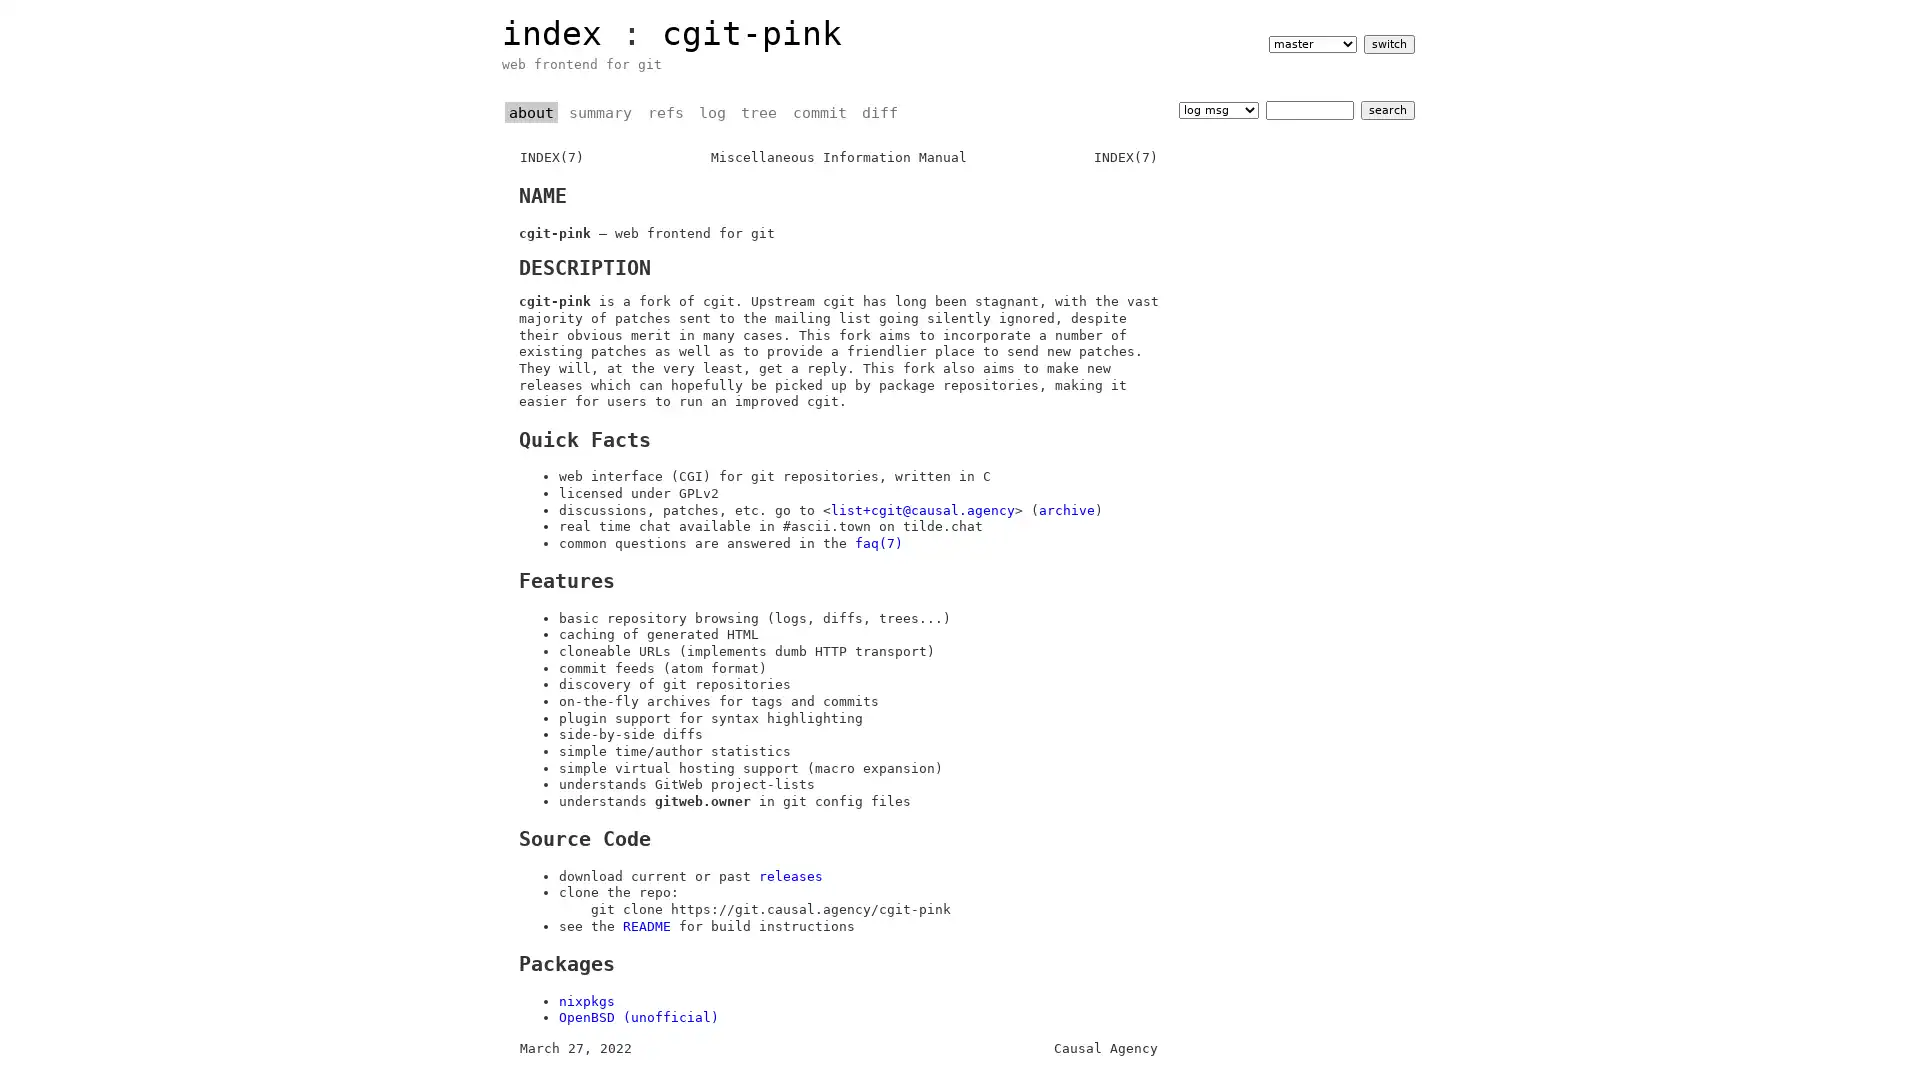  I want to click on search, so click(1386, 109).